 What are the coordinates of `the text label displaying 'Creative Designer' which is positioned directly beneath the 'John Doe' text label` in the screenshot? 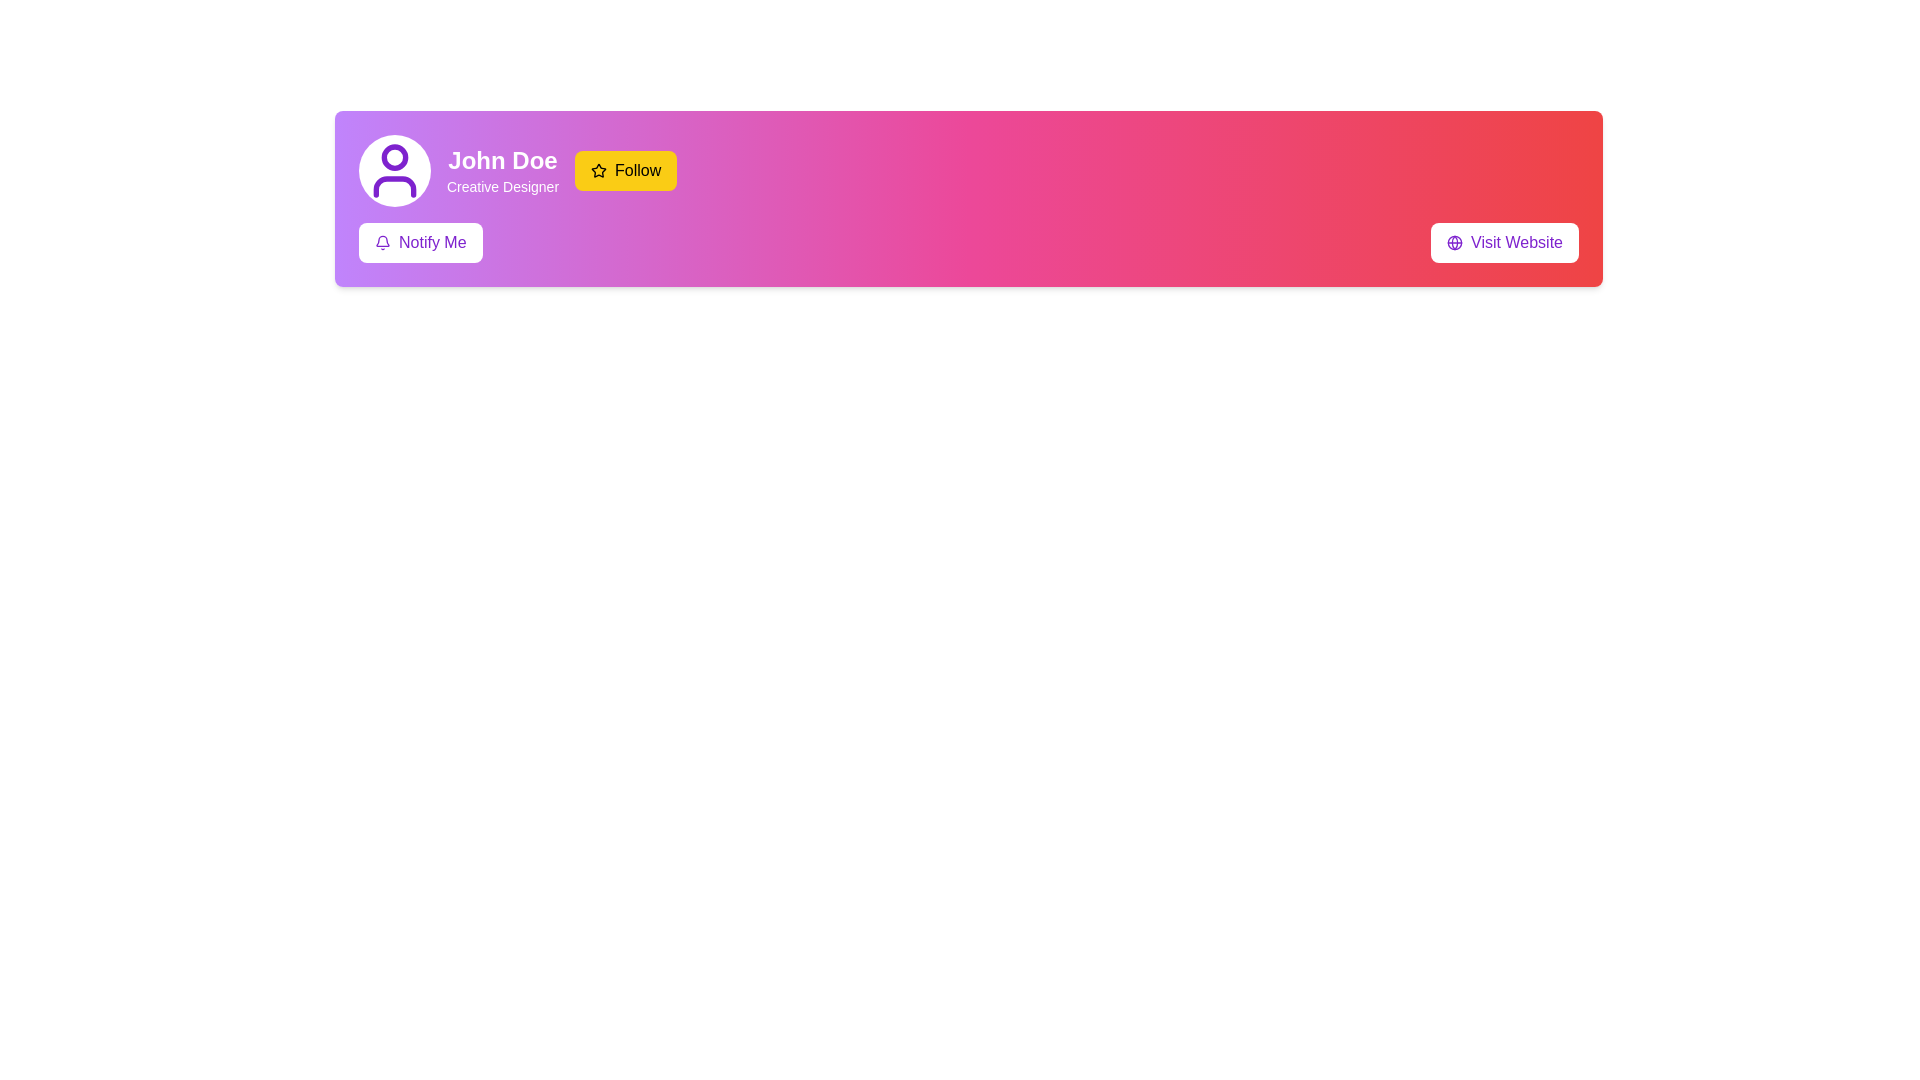 It's located at (503, 186).